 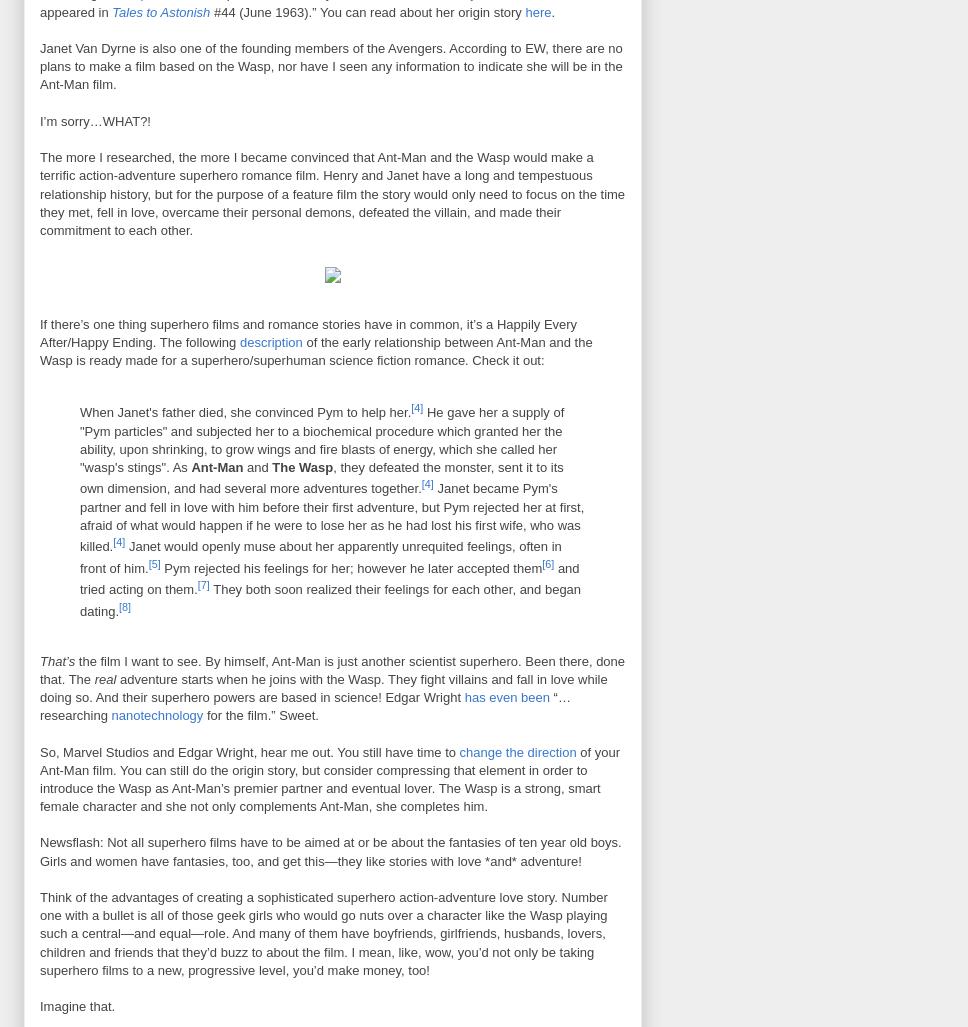 I want to click on 'nanotechnology', so click(x=156, y=715).